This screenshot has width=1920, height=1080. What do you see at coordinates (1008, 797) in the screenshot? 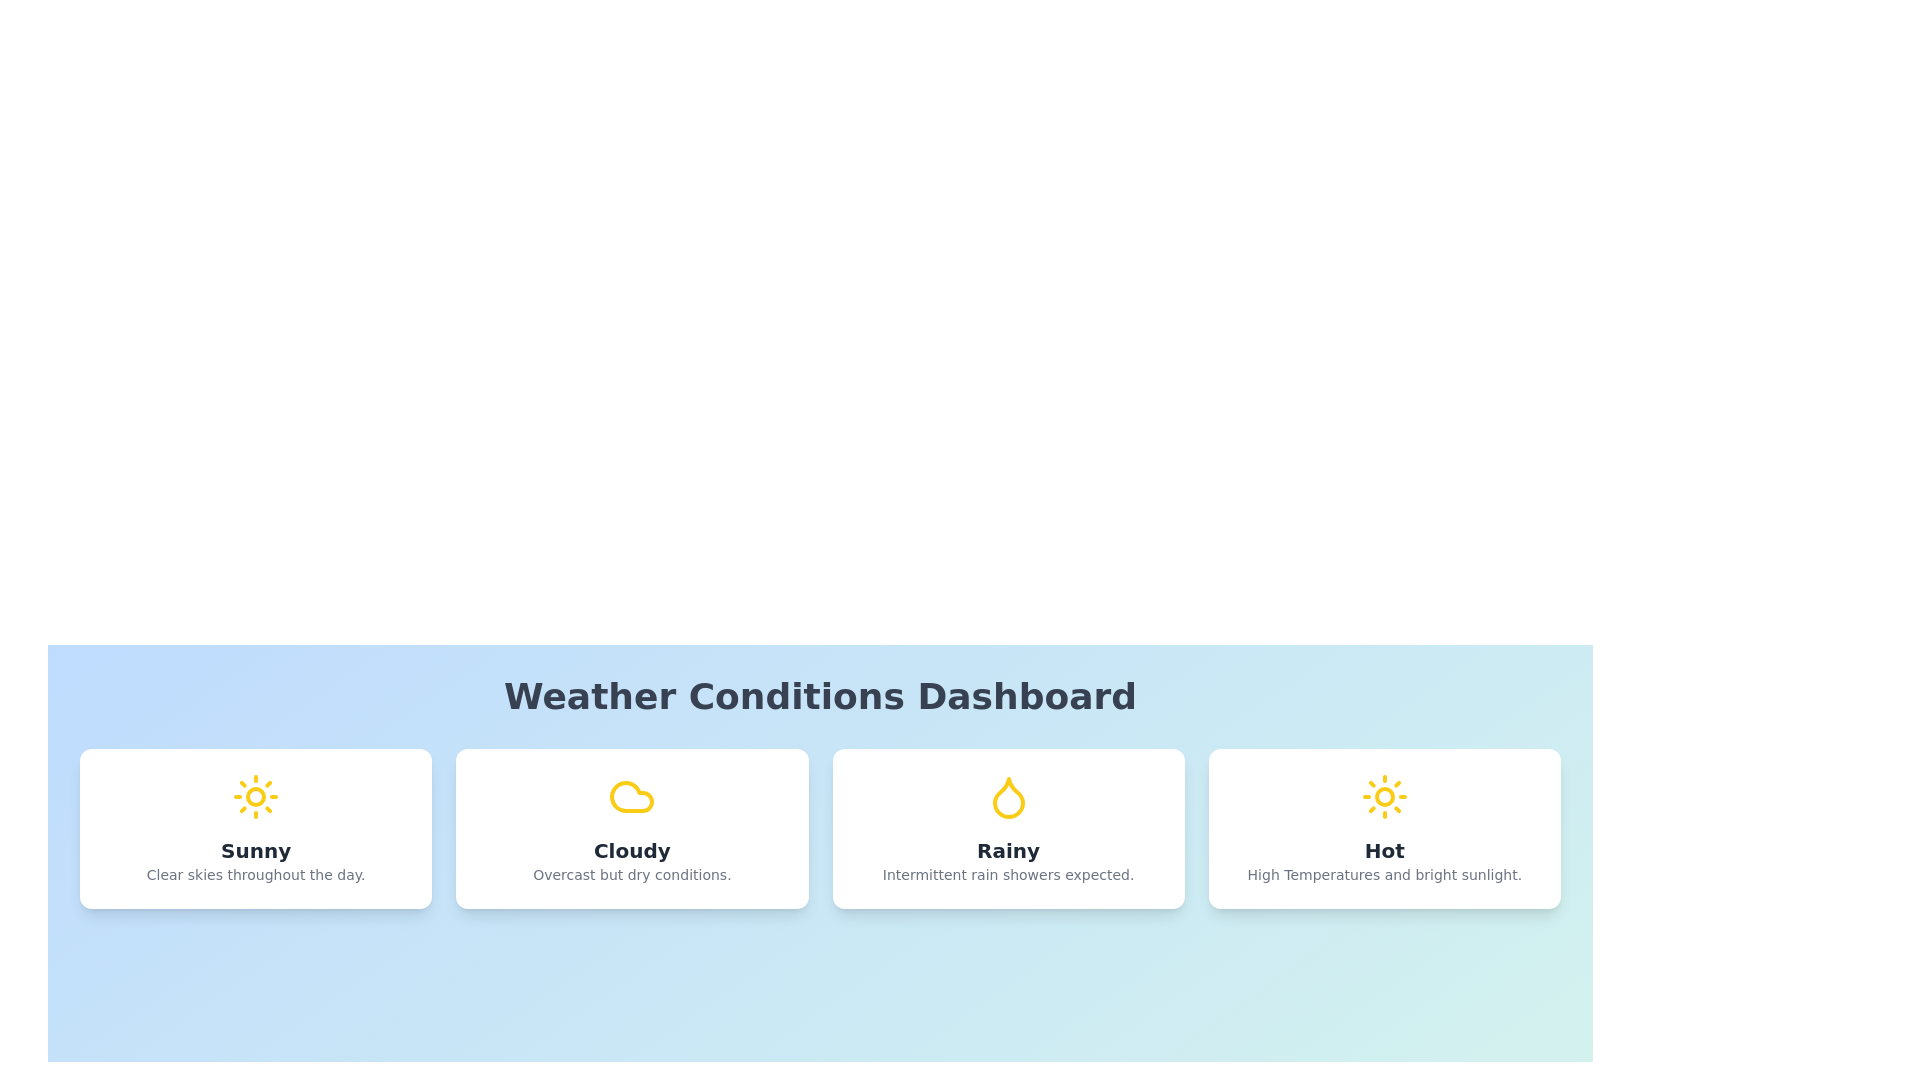
I see `the drop-shaped yellow icon representing rain, located in the third weather condition card labeled 'Rainy.'` at bounding box center [1008, 797].